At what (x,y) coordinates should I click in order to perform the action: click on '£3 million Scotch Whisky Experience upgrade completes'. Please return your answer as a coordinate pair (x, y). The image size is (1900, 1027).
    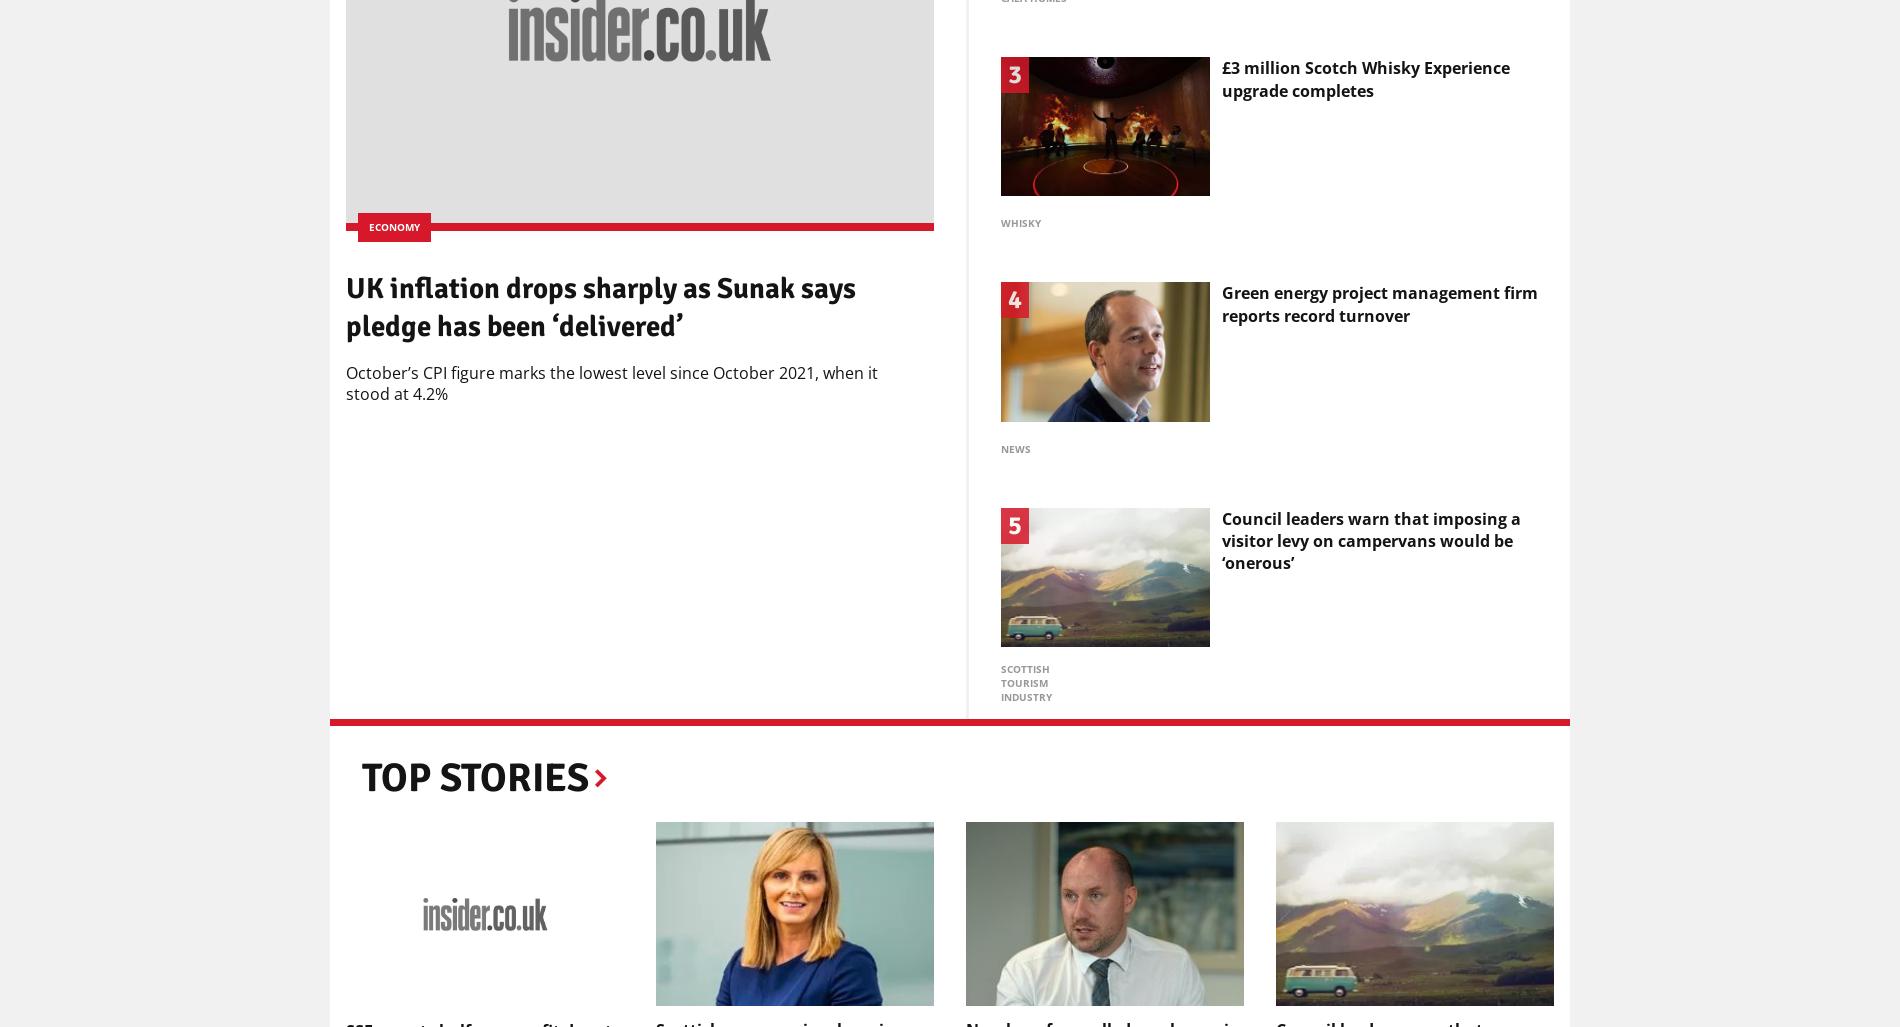
    Looking at the image, I should click on (1364, 77).